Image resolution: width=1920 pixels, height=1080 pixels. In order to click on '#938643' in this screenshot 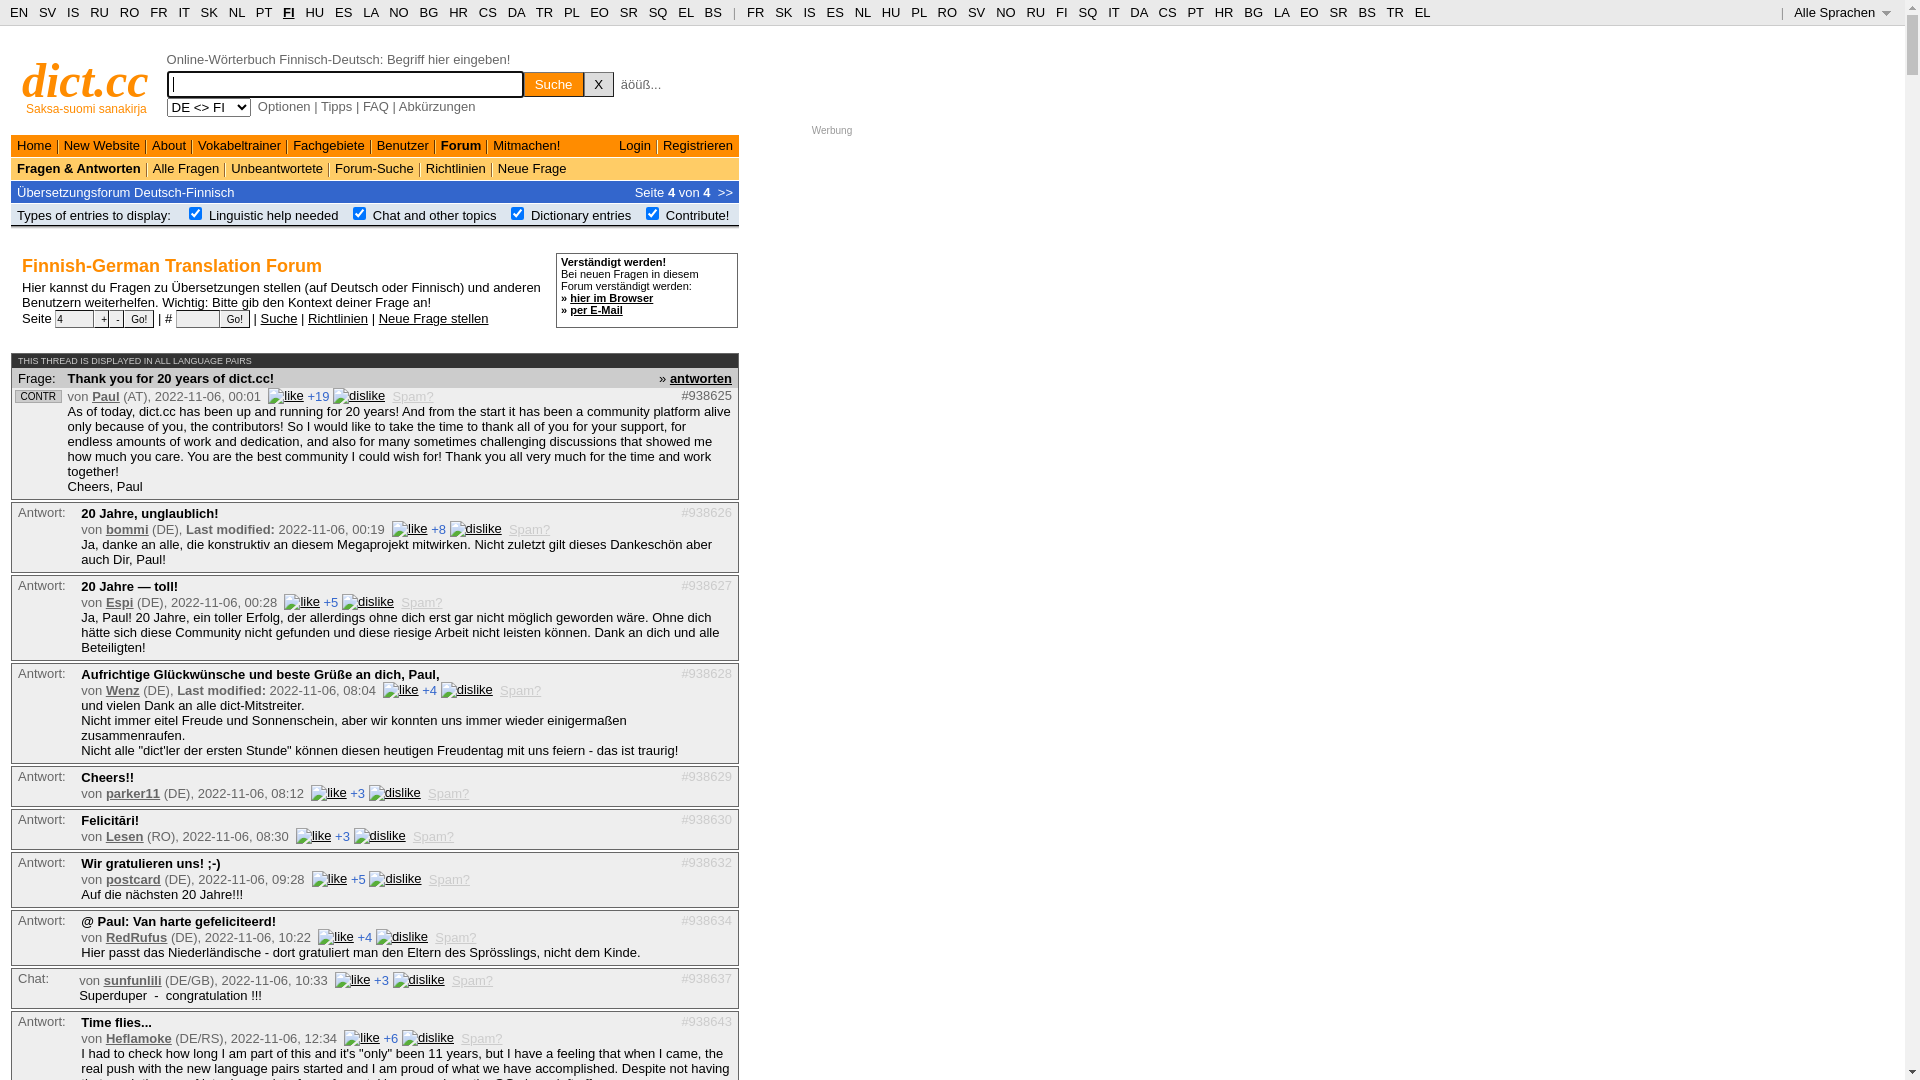, I will do `click(706, 1021)`.